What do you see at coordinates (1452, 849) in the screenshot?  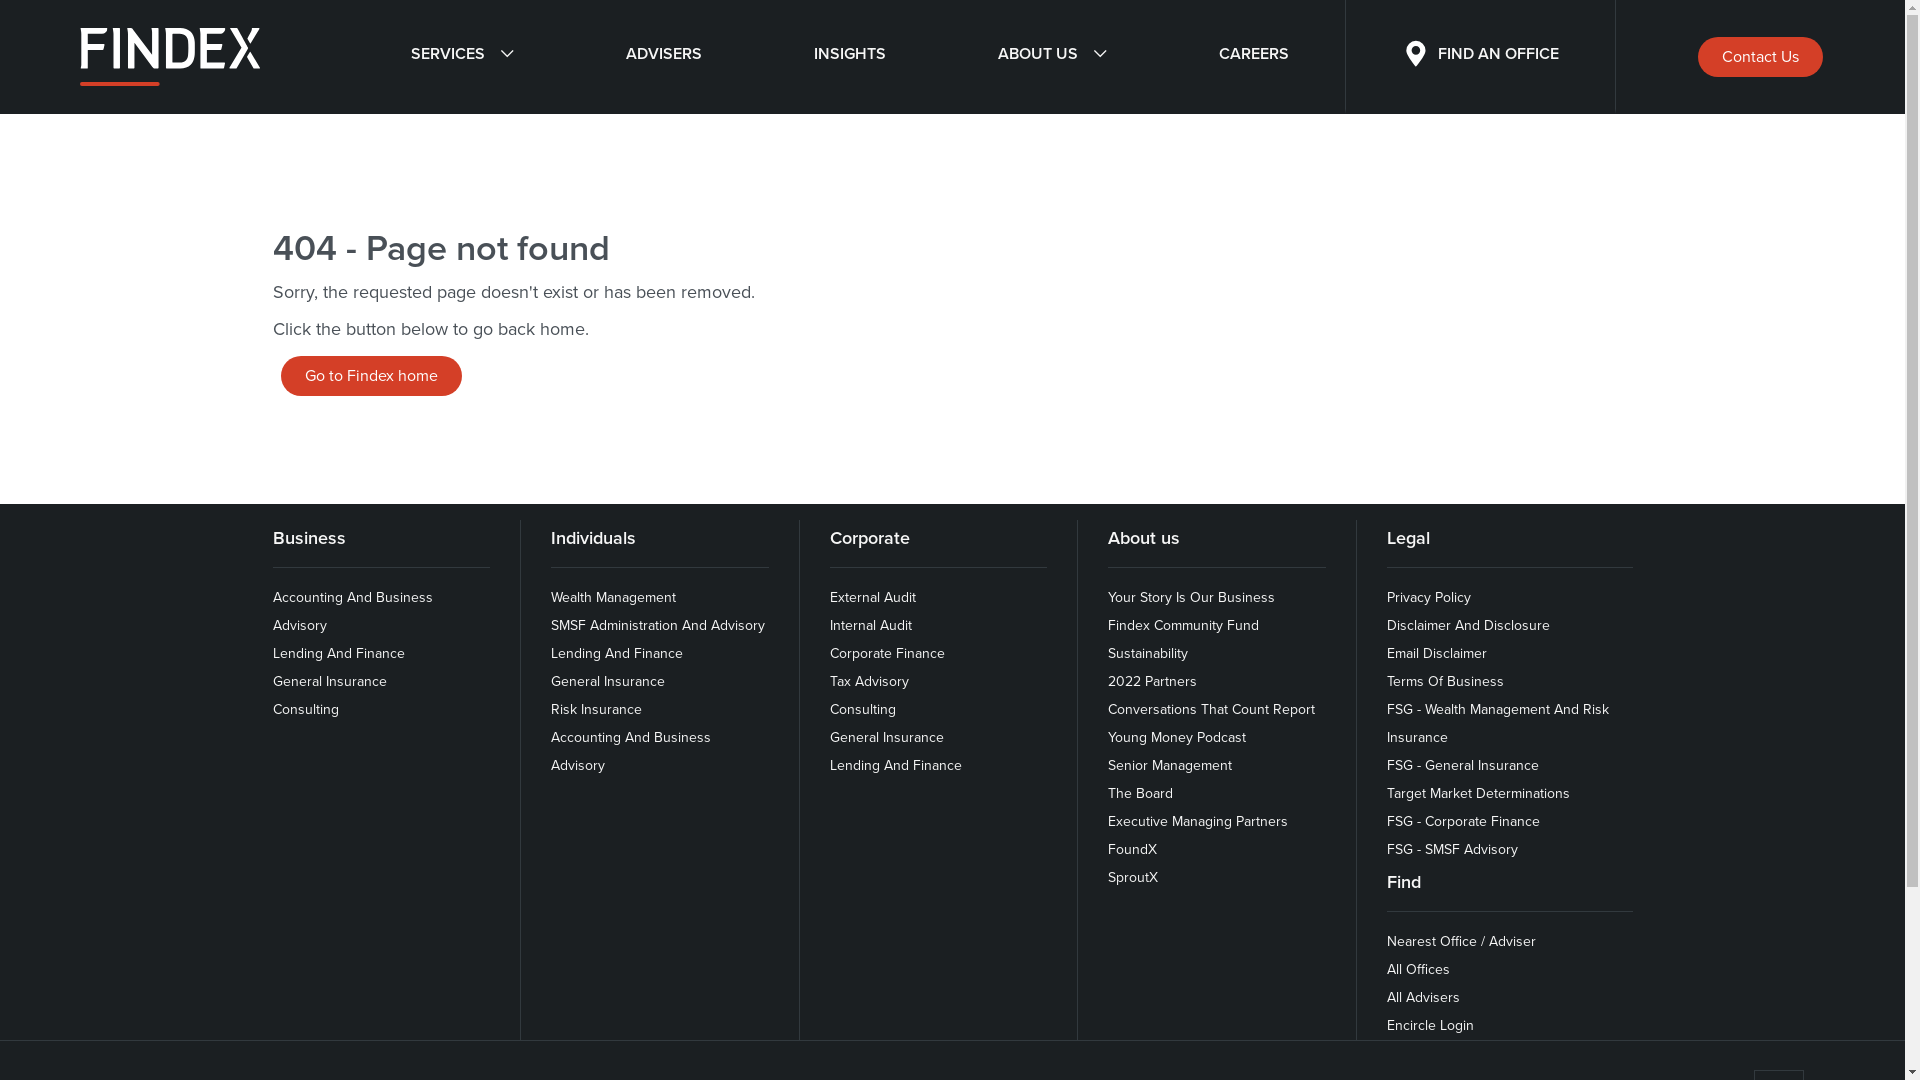 I see `'FSG - SMSF Advisory'` at bounding box center [1452, 849].